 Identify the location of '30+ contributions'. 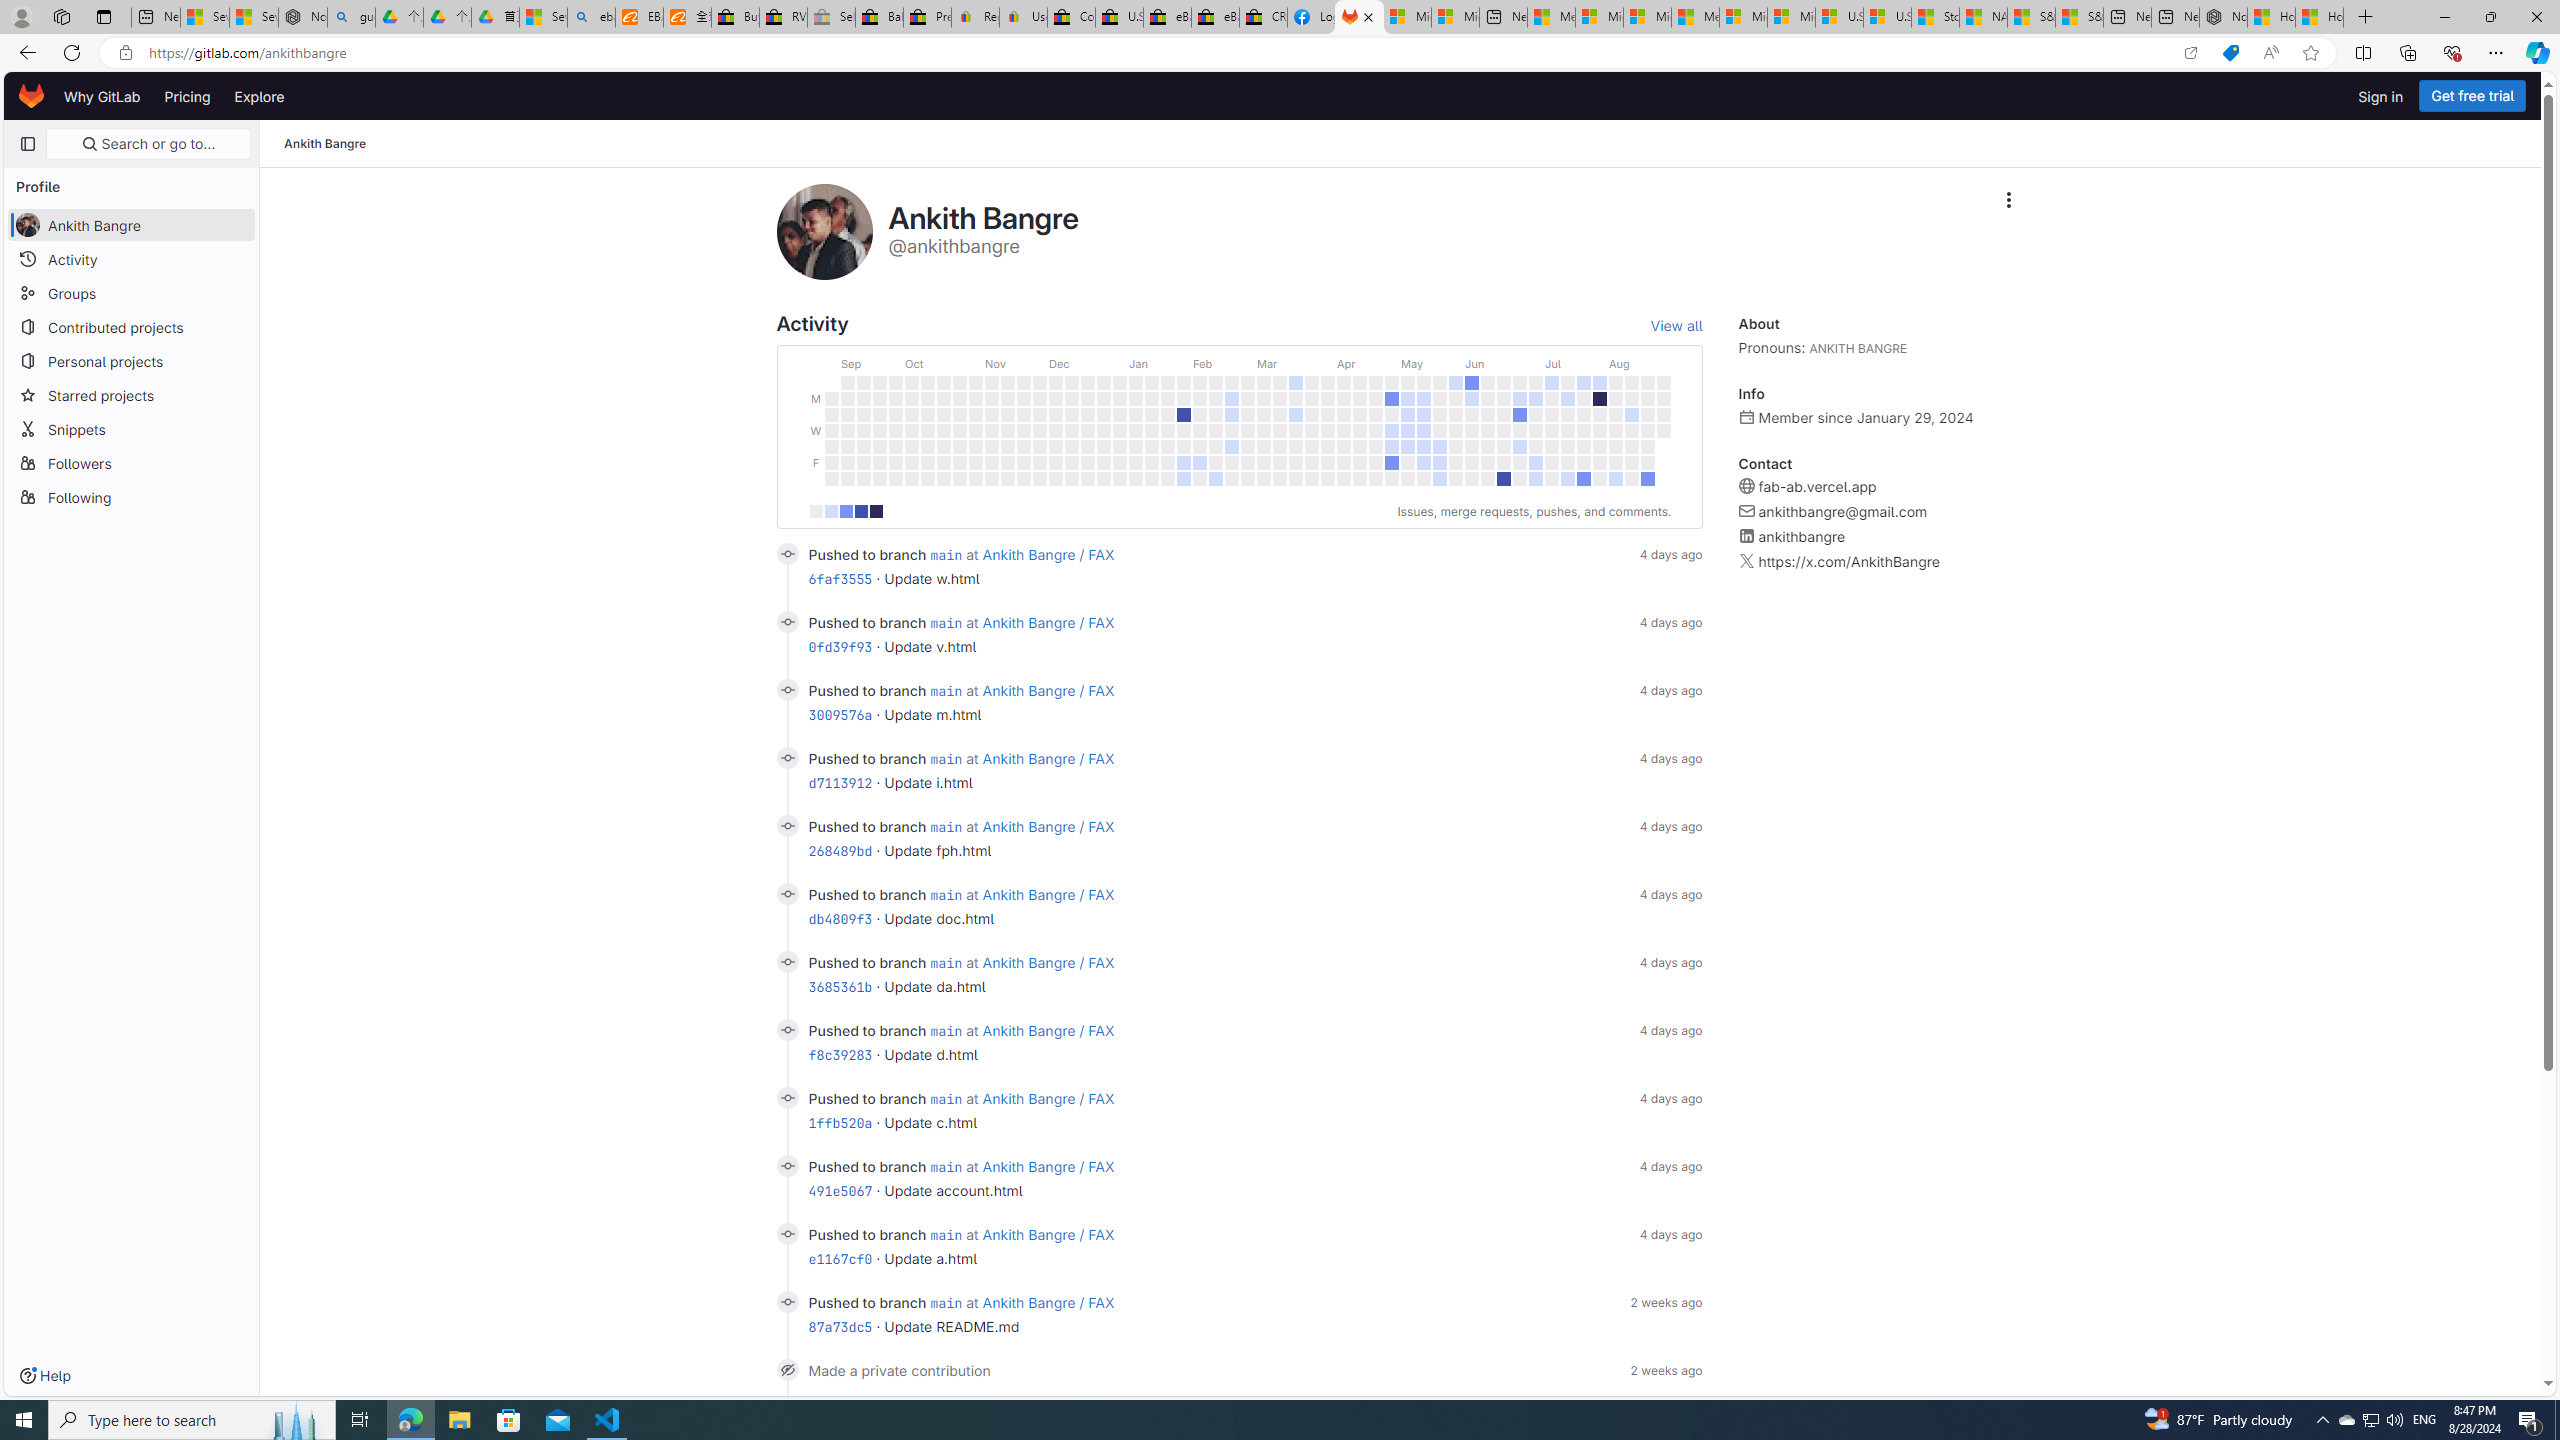
(875, 510).